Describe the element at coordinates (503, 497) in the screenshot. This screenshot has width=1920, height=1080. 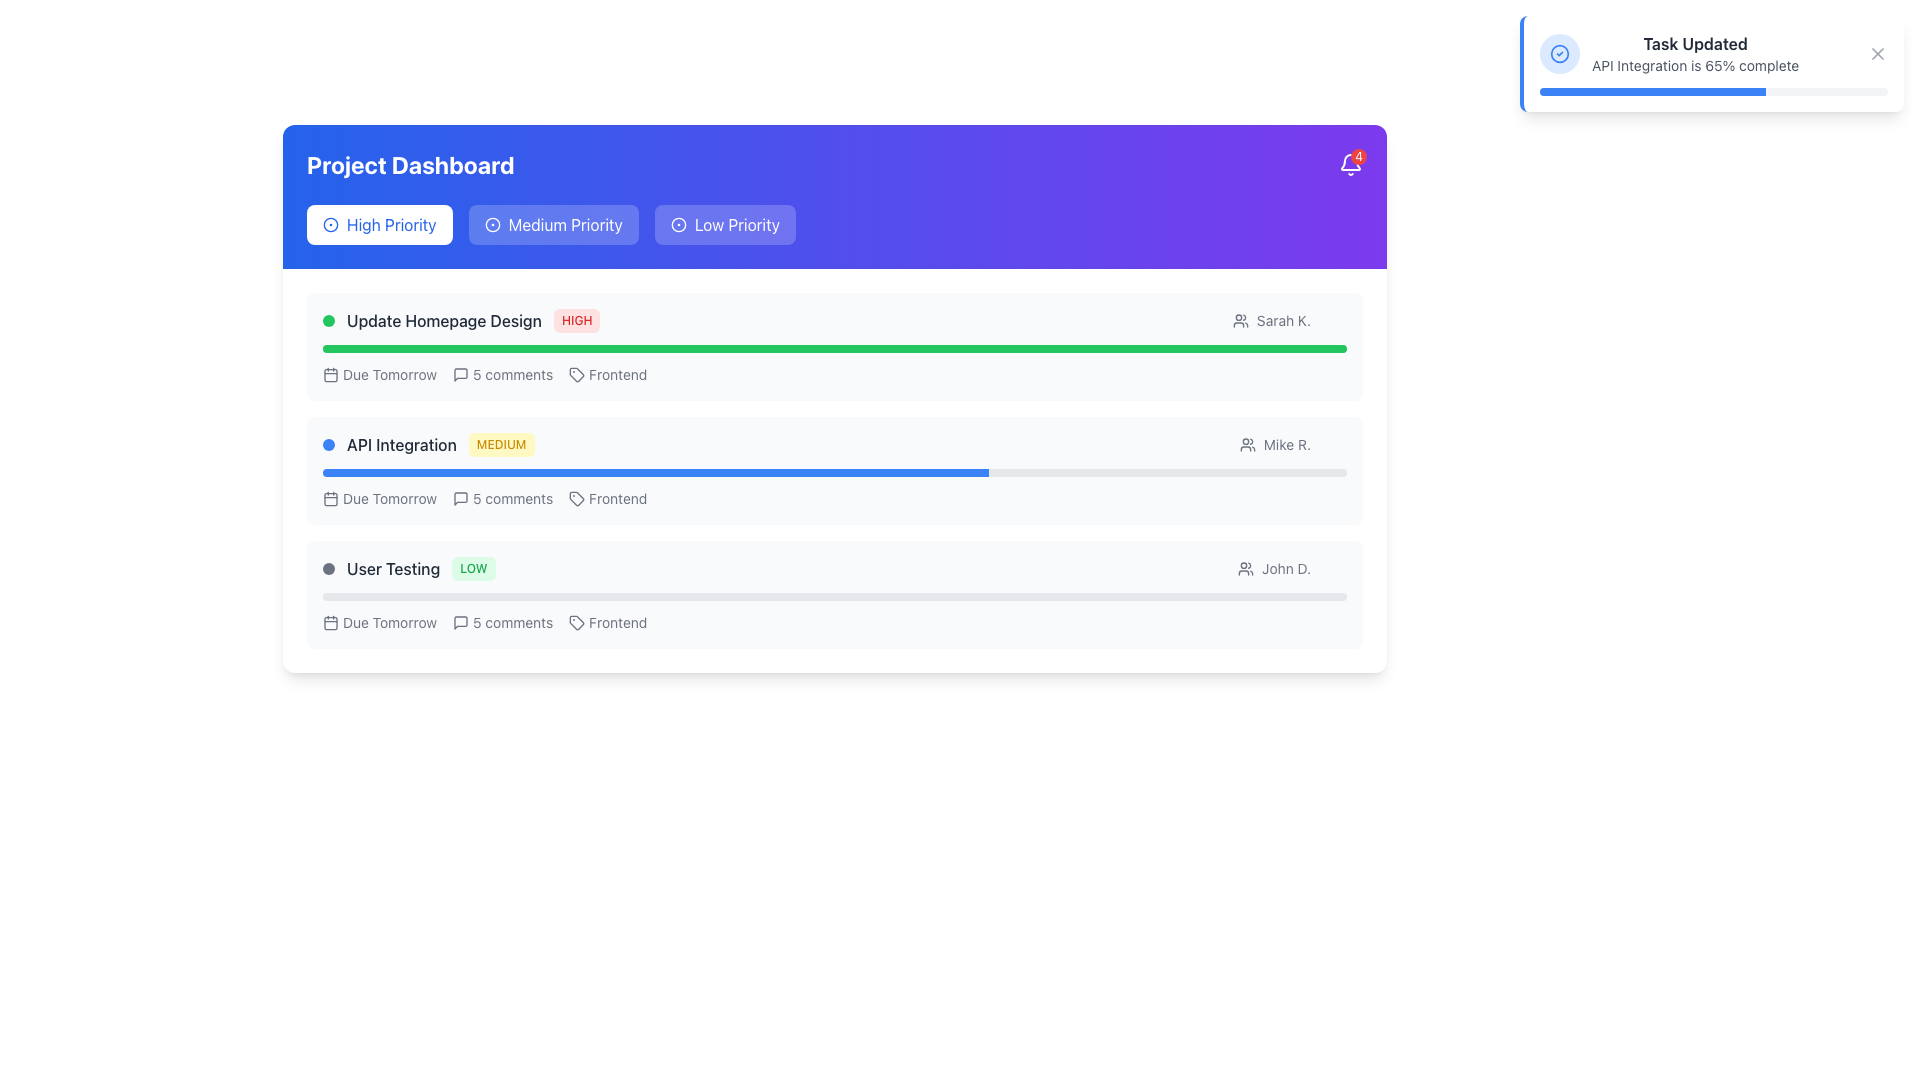
I see `the comment indicator label, which consists of a chat bubble icon and the text '5 comments'` at that location.